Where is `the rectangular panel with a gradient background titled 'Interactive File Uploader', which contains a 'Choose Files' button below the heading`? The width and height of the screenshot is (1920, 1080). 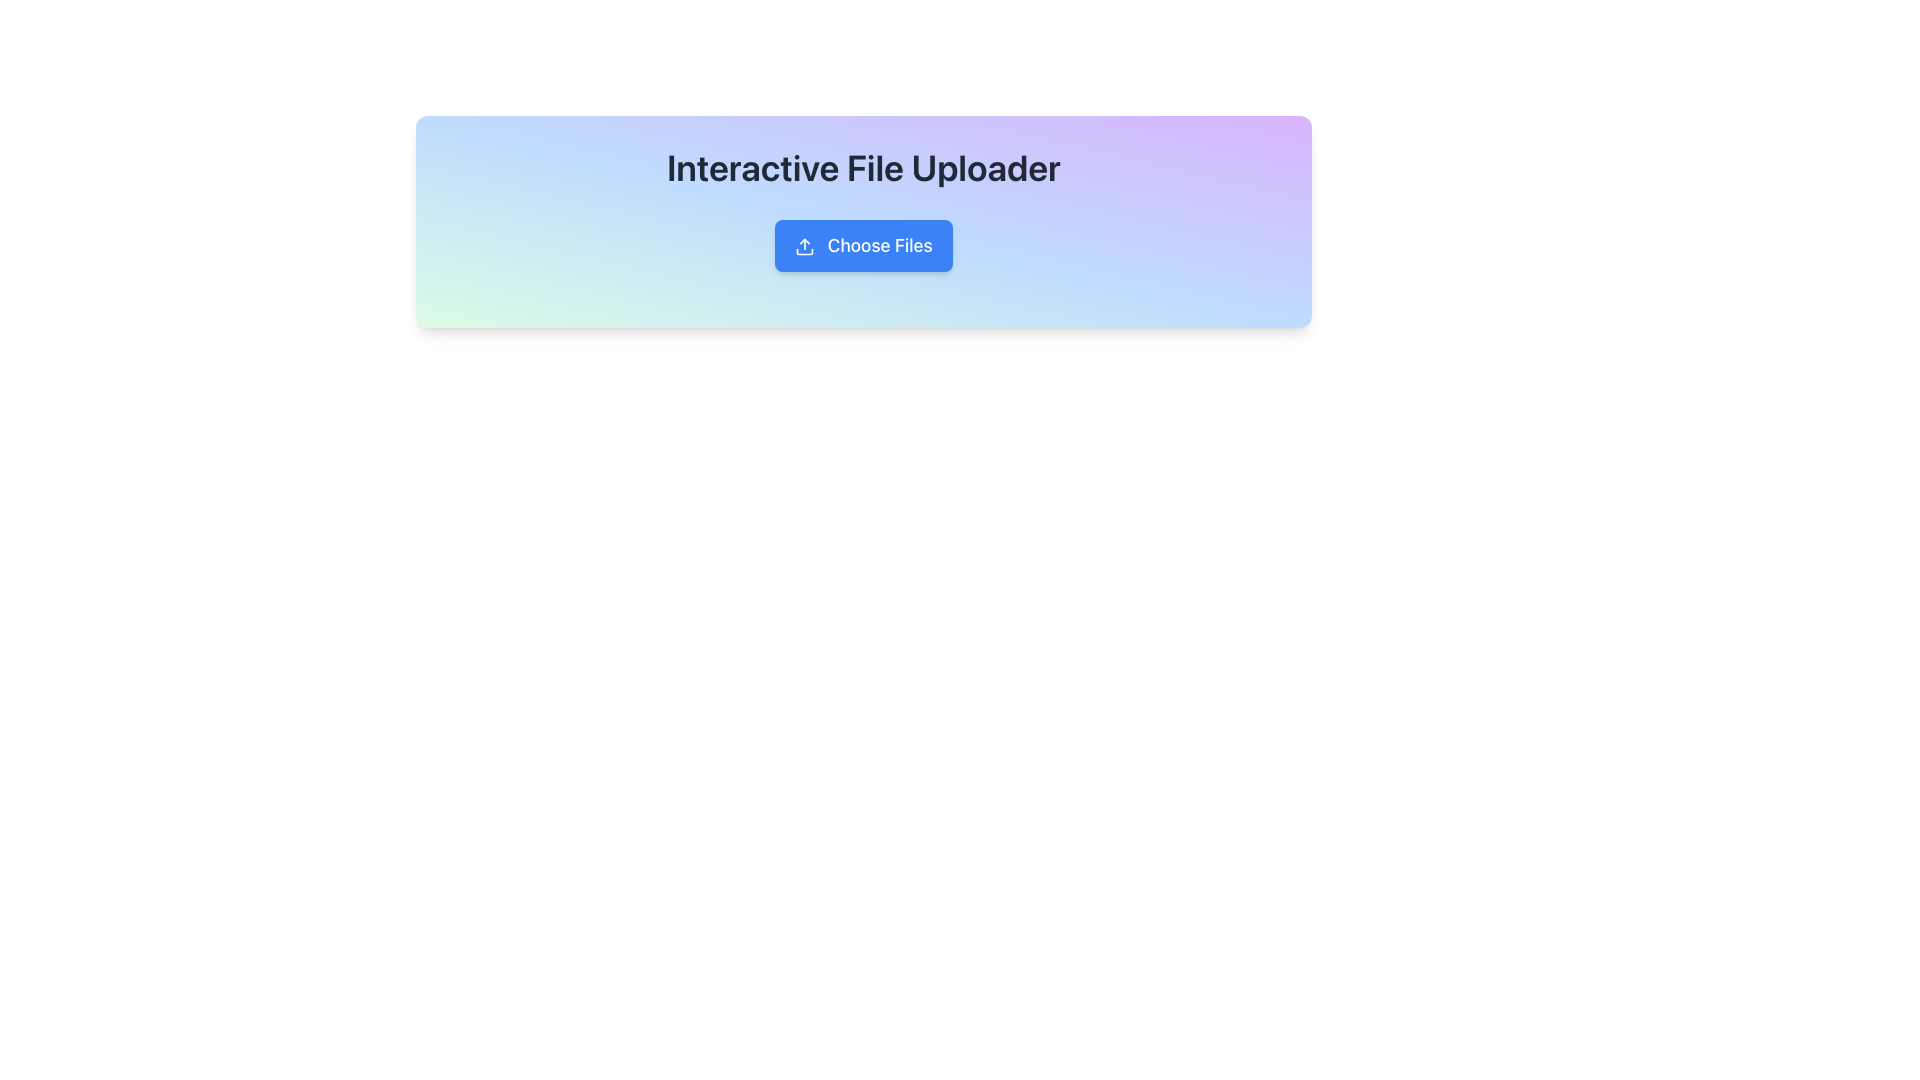 the rectangular panel with a gradient background titled 'Interactive File Uploader', which contains a 'Choose Files' button below the heading is located at coordinates (864, 222).